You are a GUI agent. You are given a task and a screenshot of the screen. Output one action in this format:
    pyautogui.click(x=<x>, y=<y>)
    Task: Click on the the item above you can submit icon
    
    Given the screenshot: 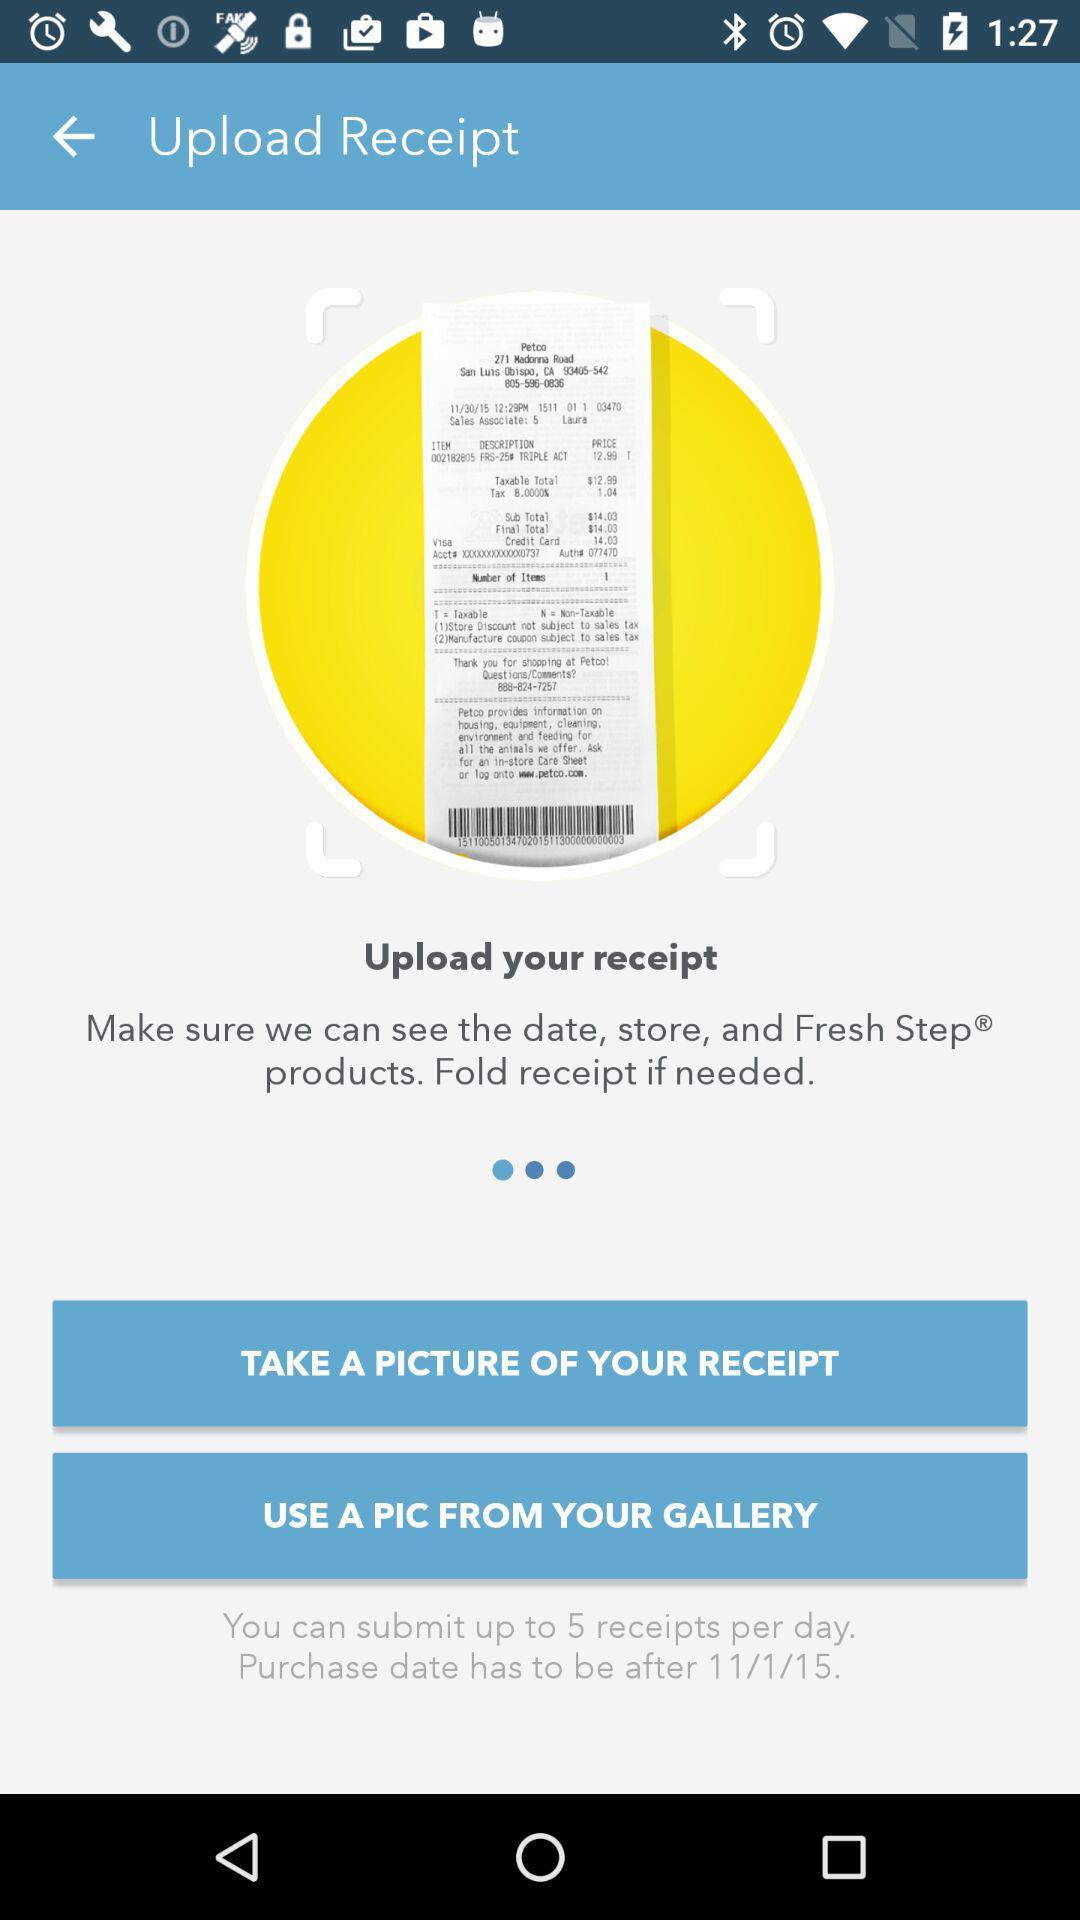 What is the action you would take?
    pyautogui.click(x=540, y=1515)
    